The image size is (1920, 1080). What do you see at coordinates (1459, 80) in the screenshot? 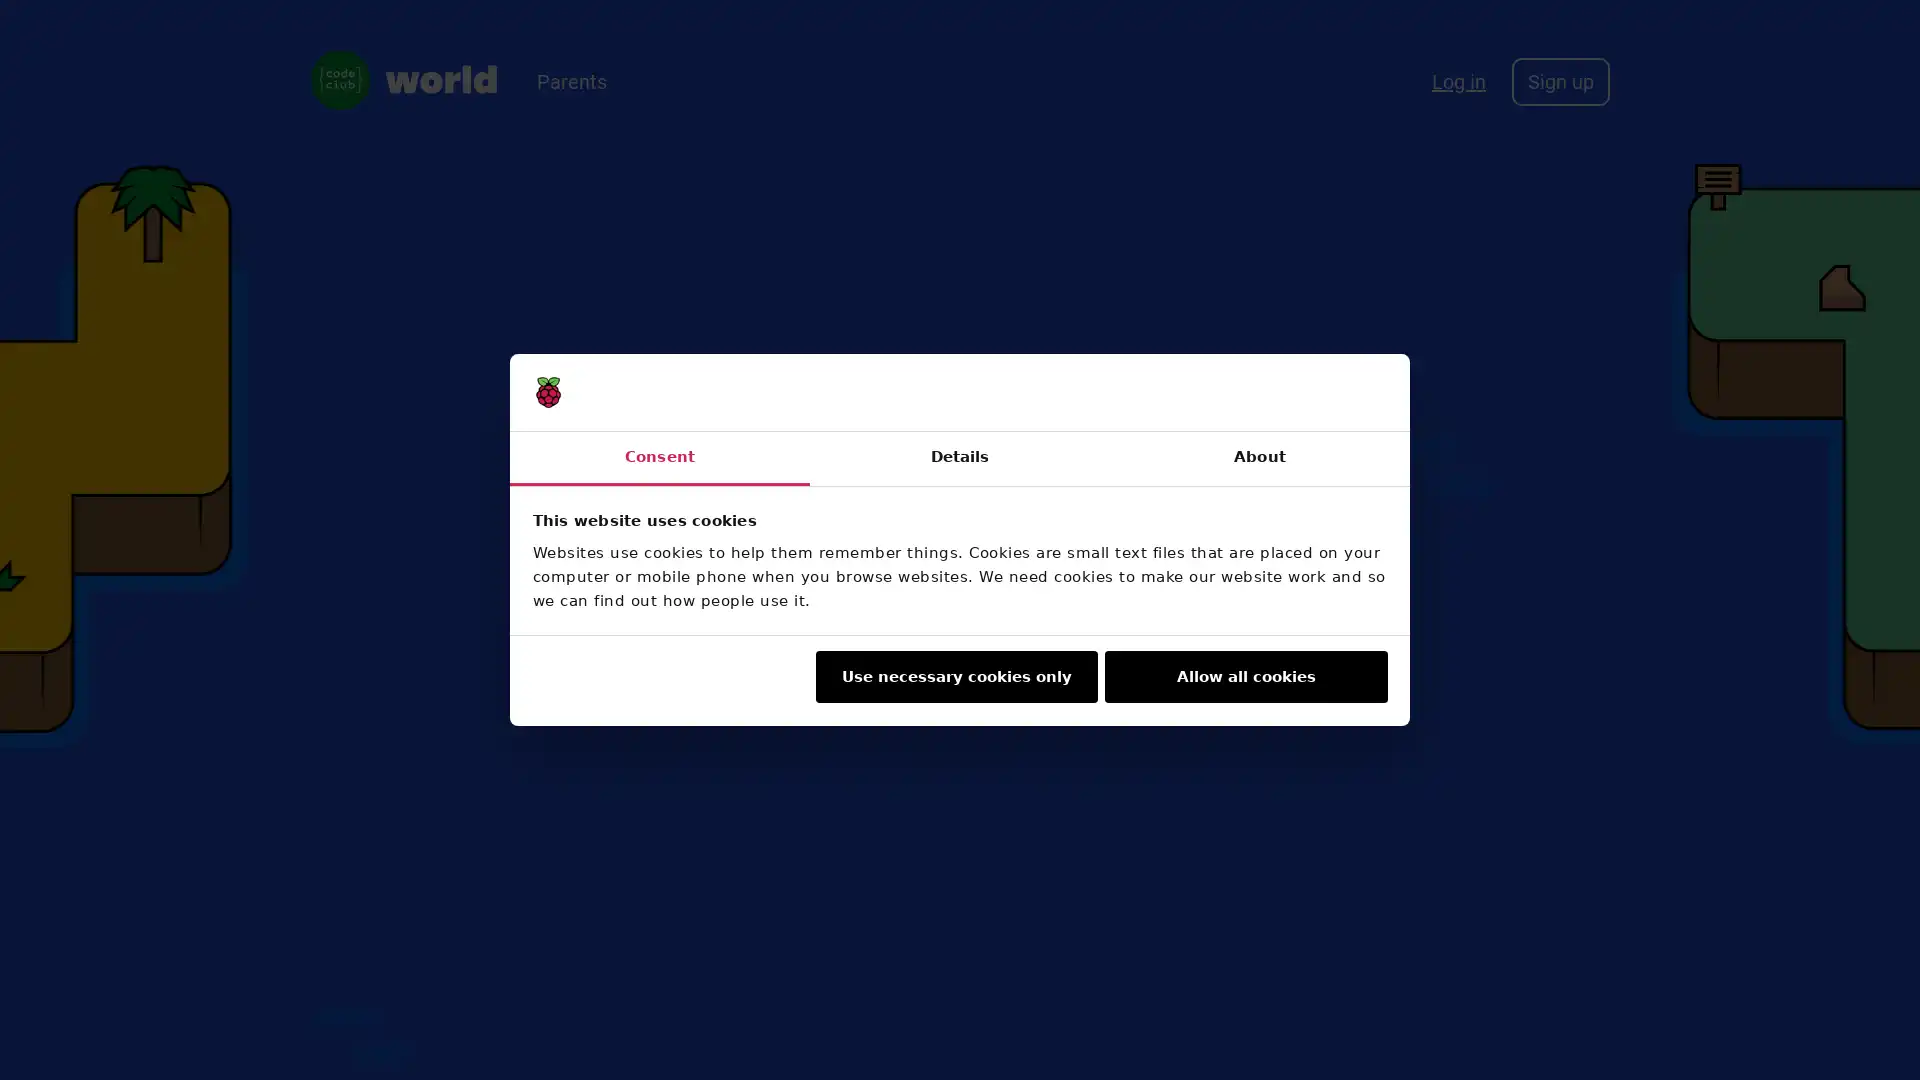
I see `Log in` at bounding box center [1459, 80].